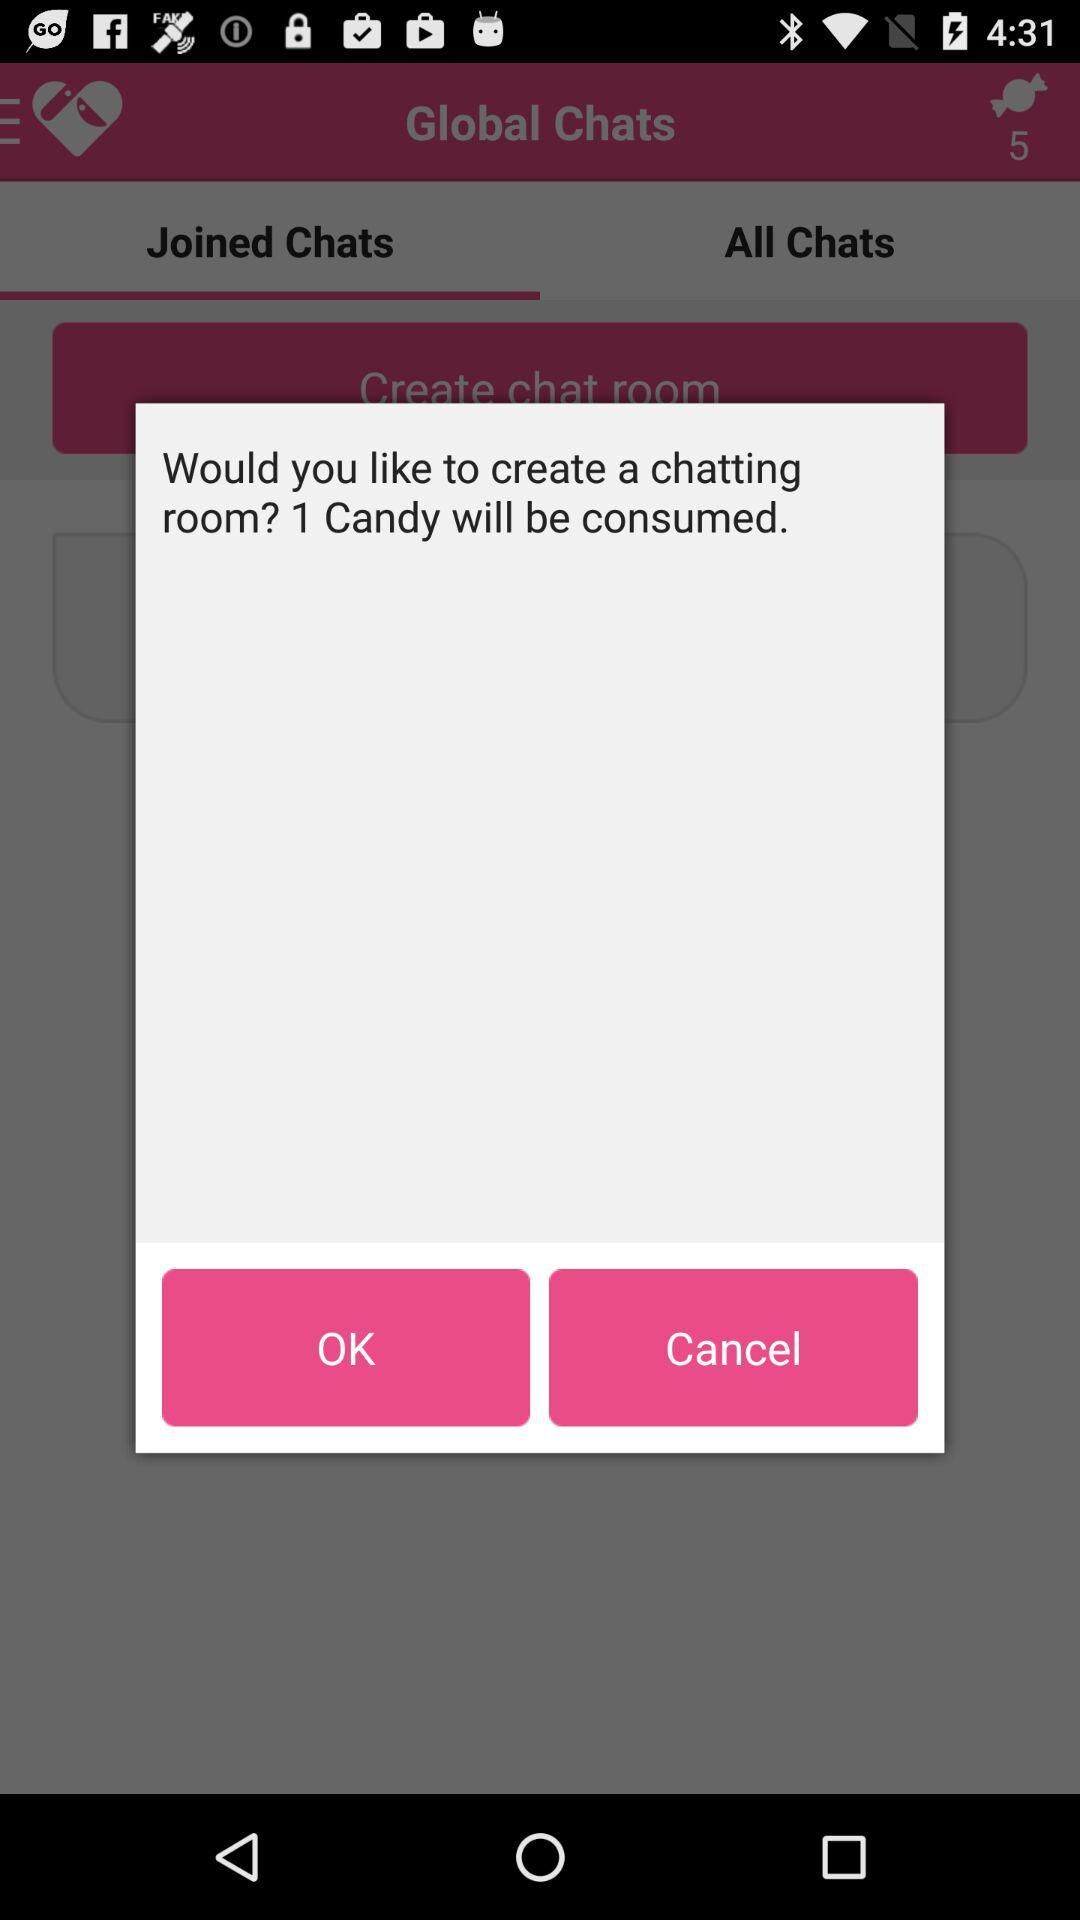 The image size is (1080, 1920). Describe the element at coordinates (733, 1347) in the screenshot. I see `the icon to the right of the ok` at that location.